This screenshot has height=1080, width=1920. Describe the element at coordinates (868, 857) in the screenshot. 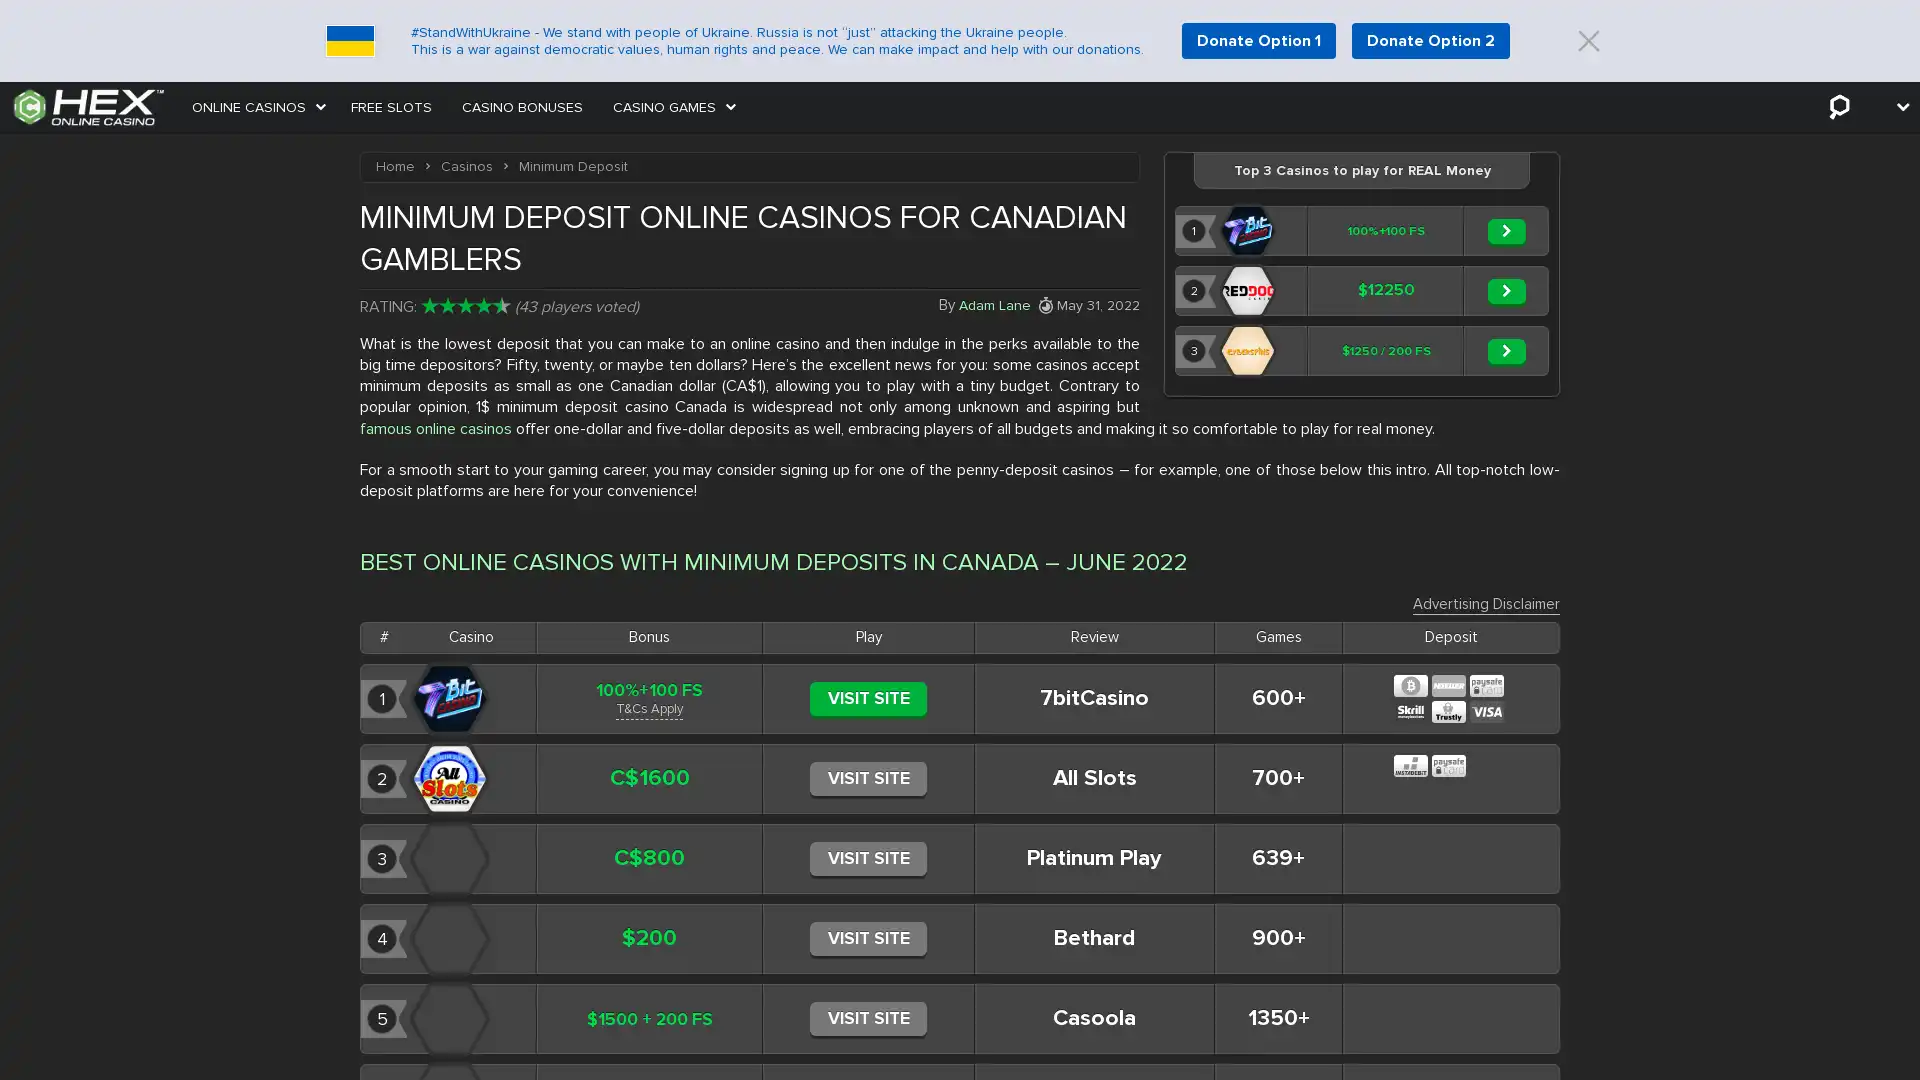

I see `VISIT SITE` at that location.